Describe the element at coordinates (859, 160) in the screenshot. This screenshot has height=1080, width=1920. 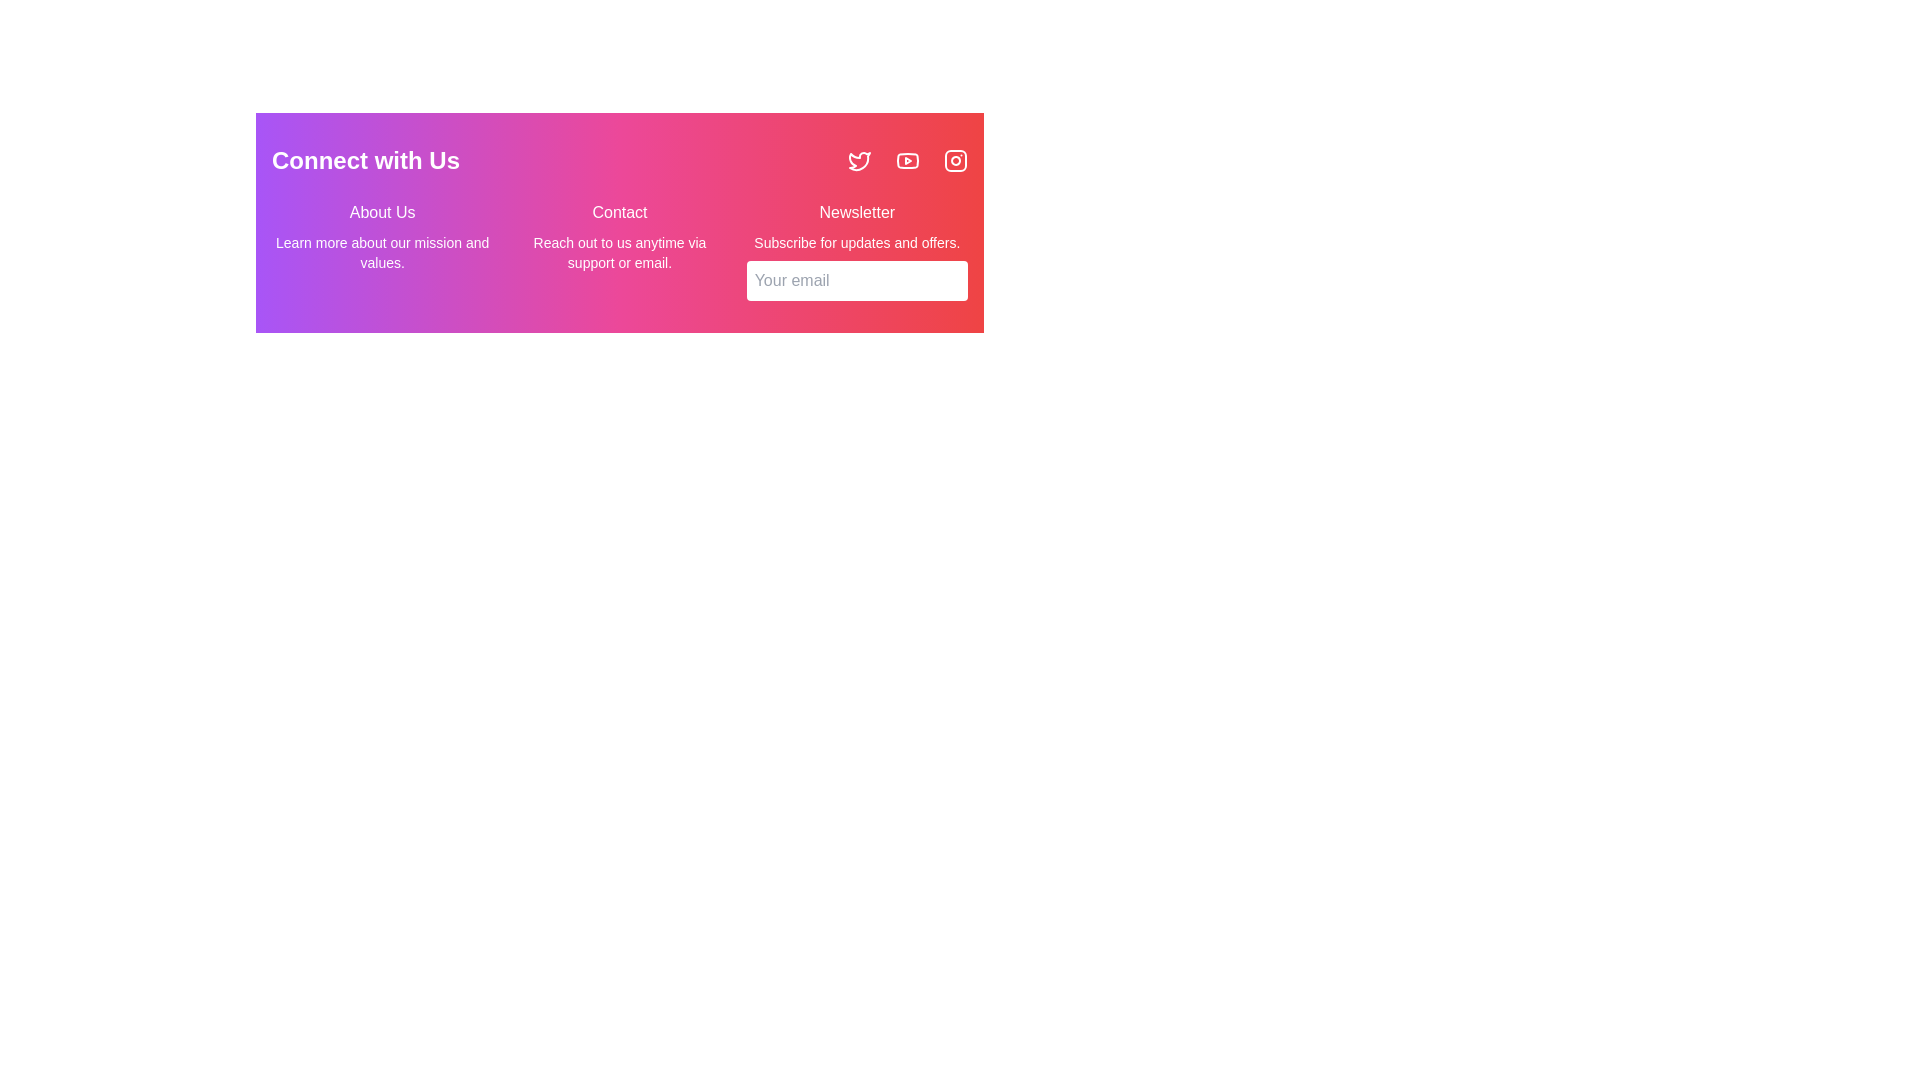
I see `the red bird icon representing a social media platform located at the top-right section of the 'Connect with Us' panel, which is the first icon in a horizontal sequence` at that location.